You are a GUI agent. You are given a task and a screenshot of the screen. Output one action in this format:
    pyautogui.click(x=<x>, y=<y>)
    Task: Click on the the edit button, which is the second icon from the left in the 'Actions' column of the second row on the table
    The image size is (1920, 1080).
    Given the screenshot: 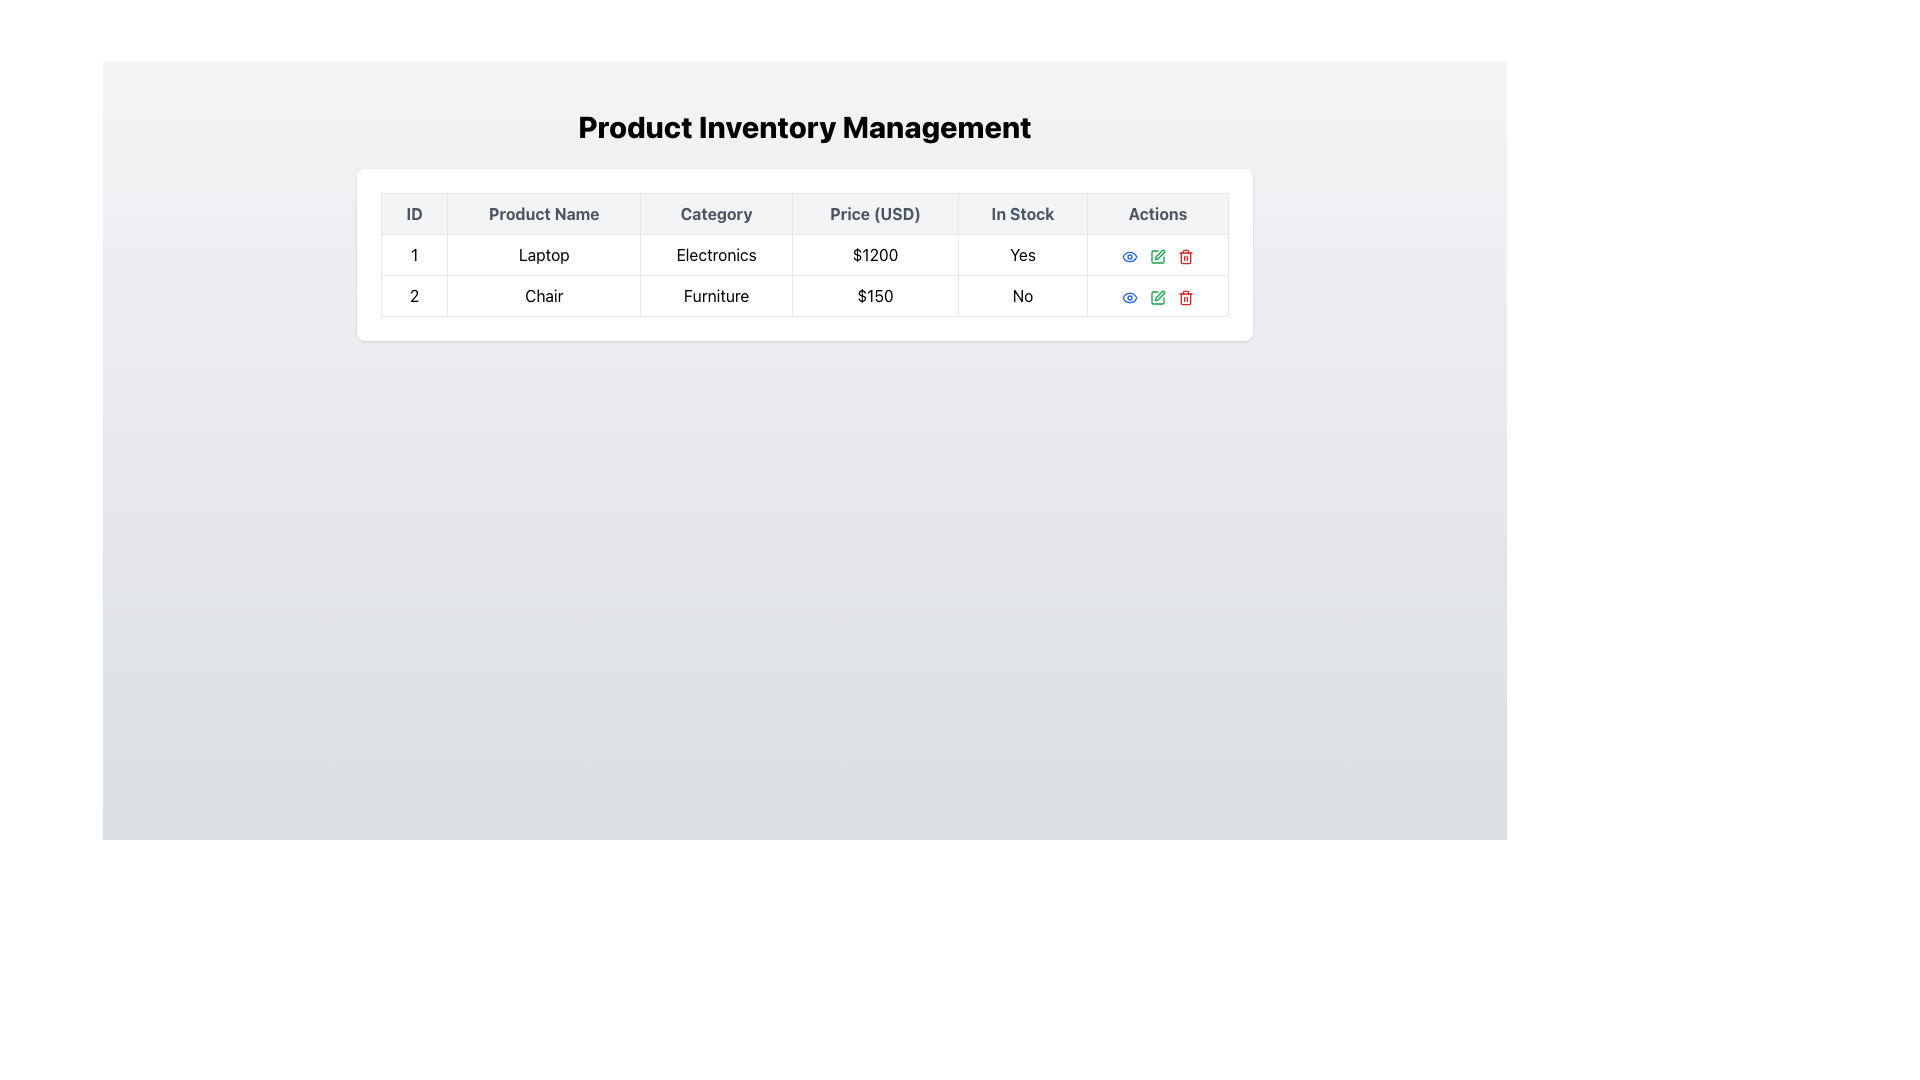 What is the action you would take?
    pyautogui.click(x=1157, y=296)
    